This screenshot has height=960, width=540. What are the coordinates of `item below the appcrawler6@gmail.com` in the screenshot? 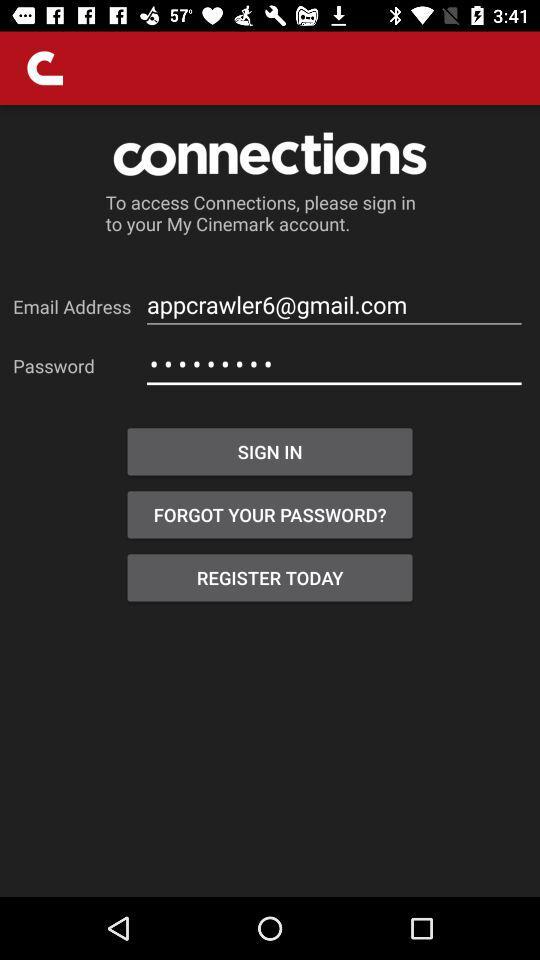 It's located at (334, 363).